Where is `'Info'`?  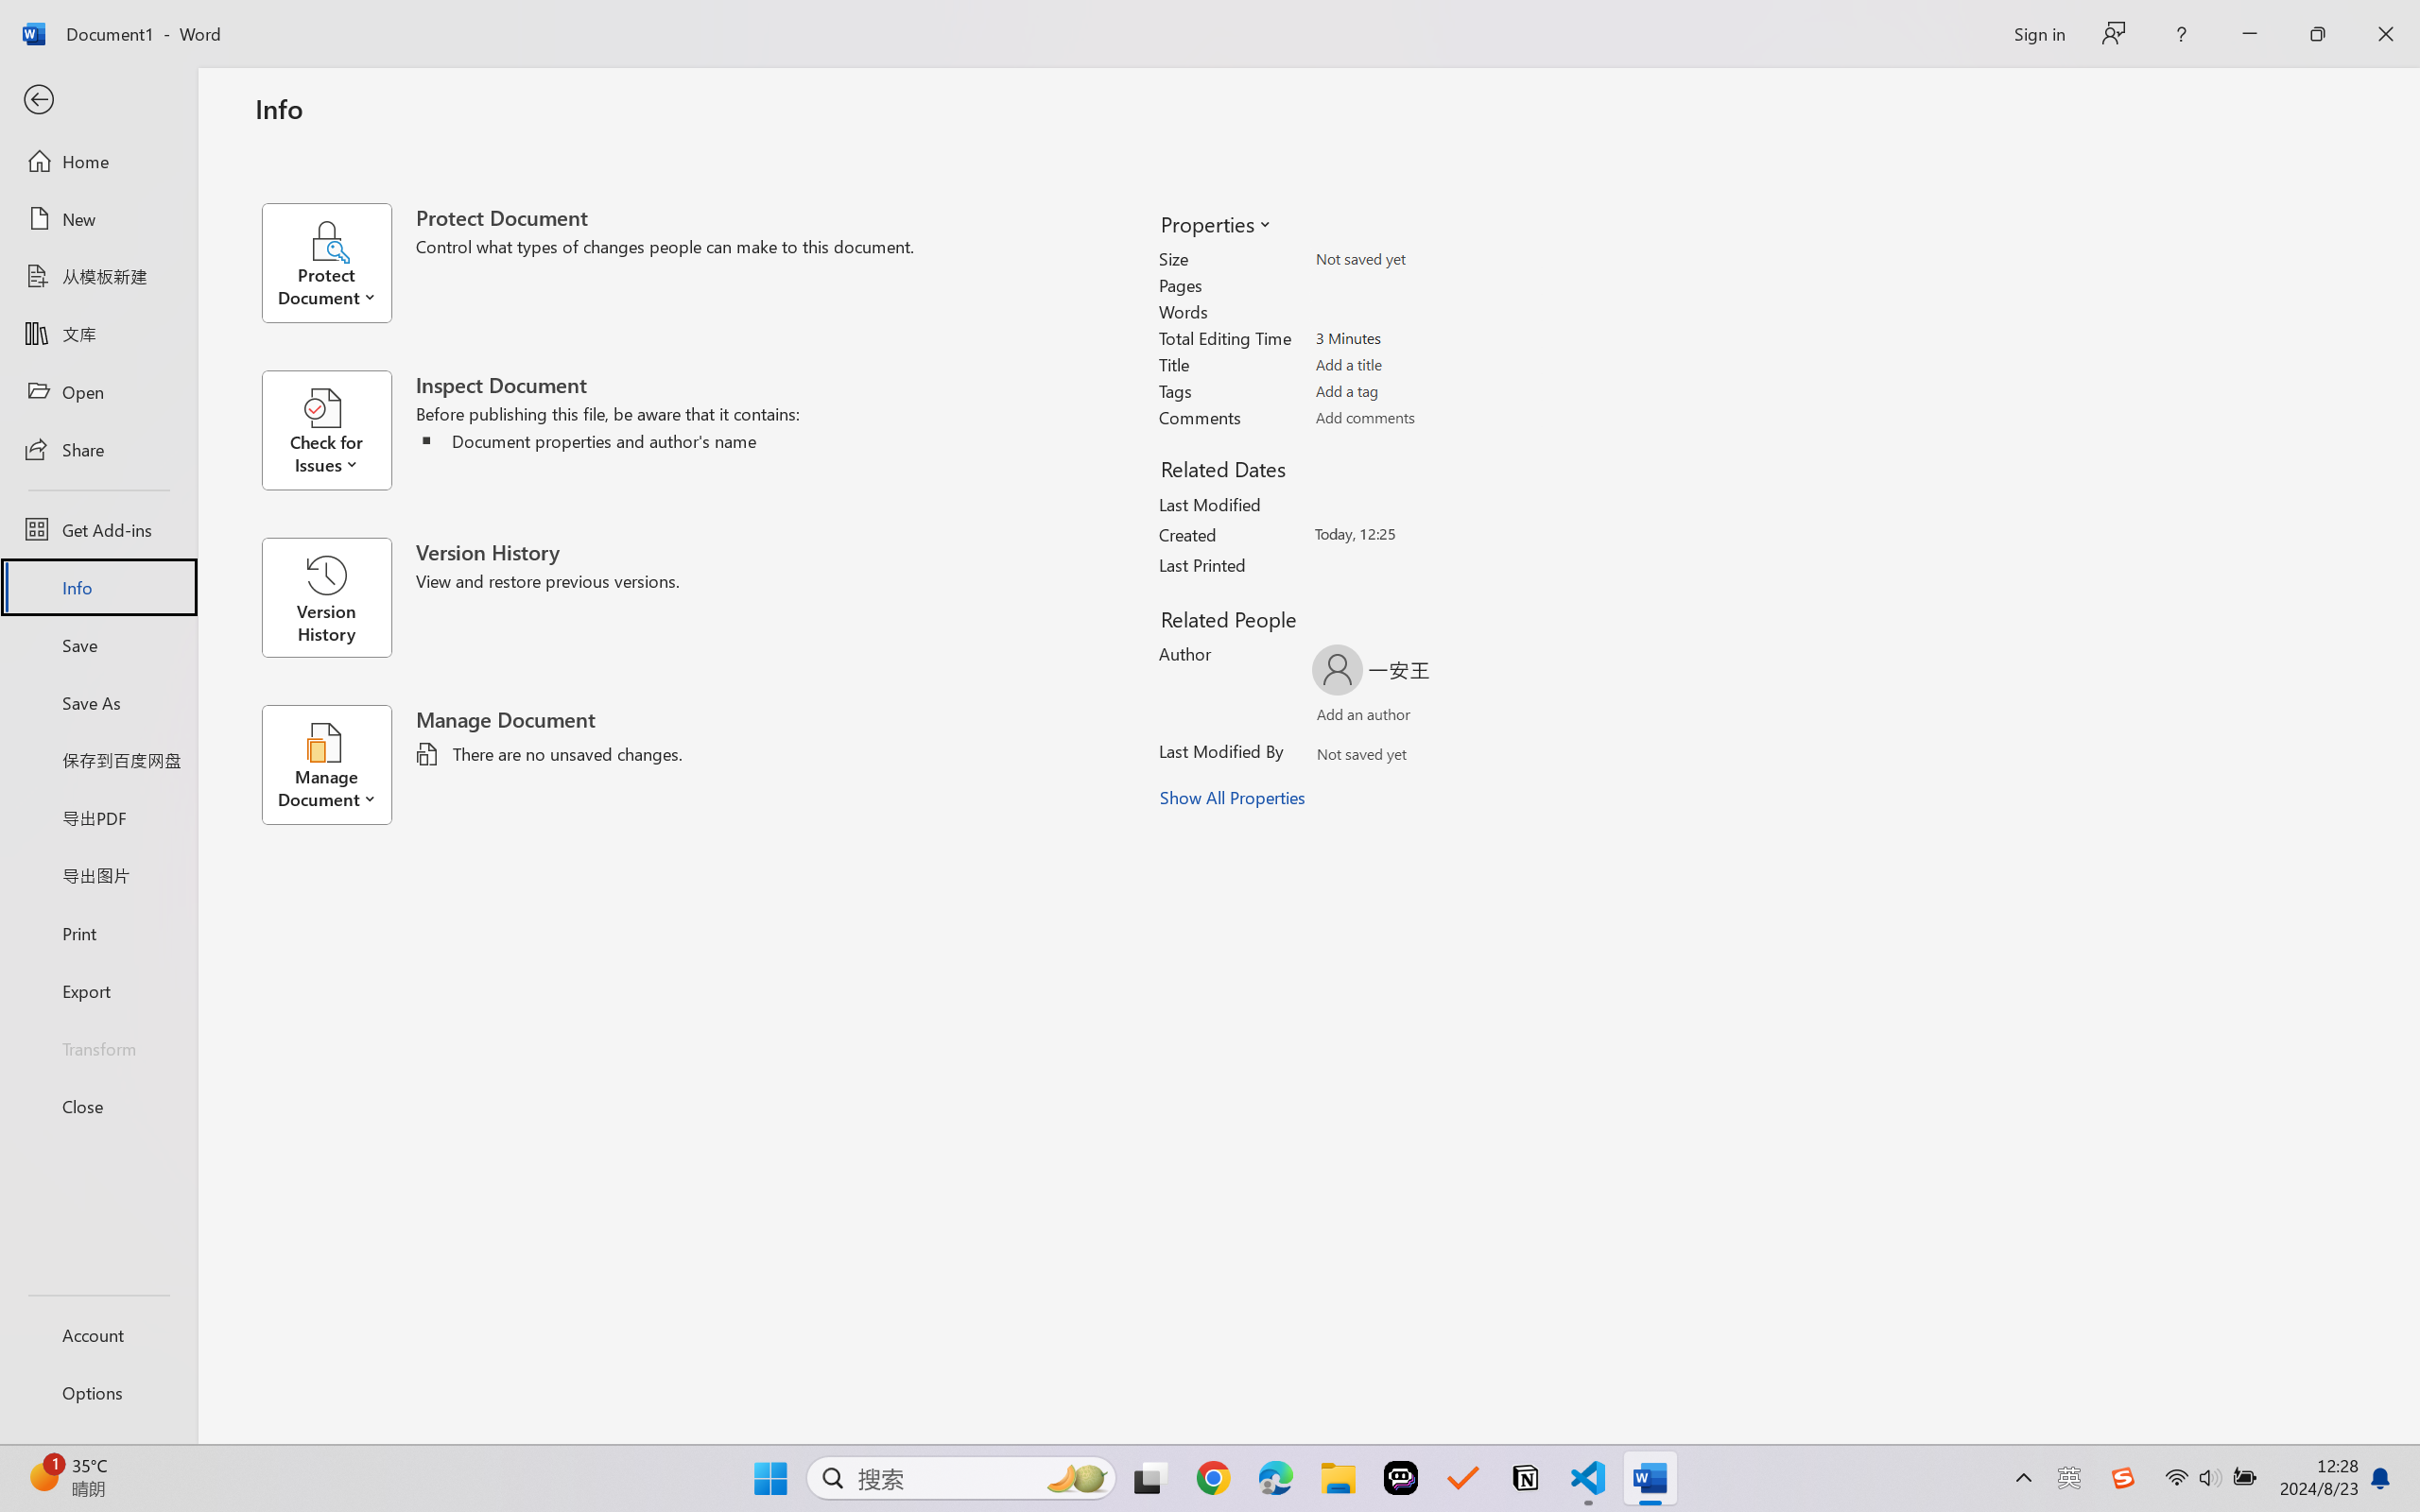
'Info' is located at coordinates (97, 586).